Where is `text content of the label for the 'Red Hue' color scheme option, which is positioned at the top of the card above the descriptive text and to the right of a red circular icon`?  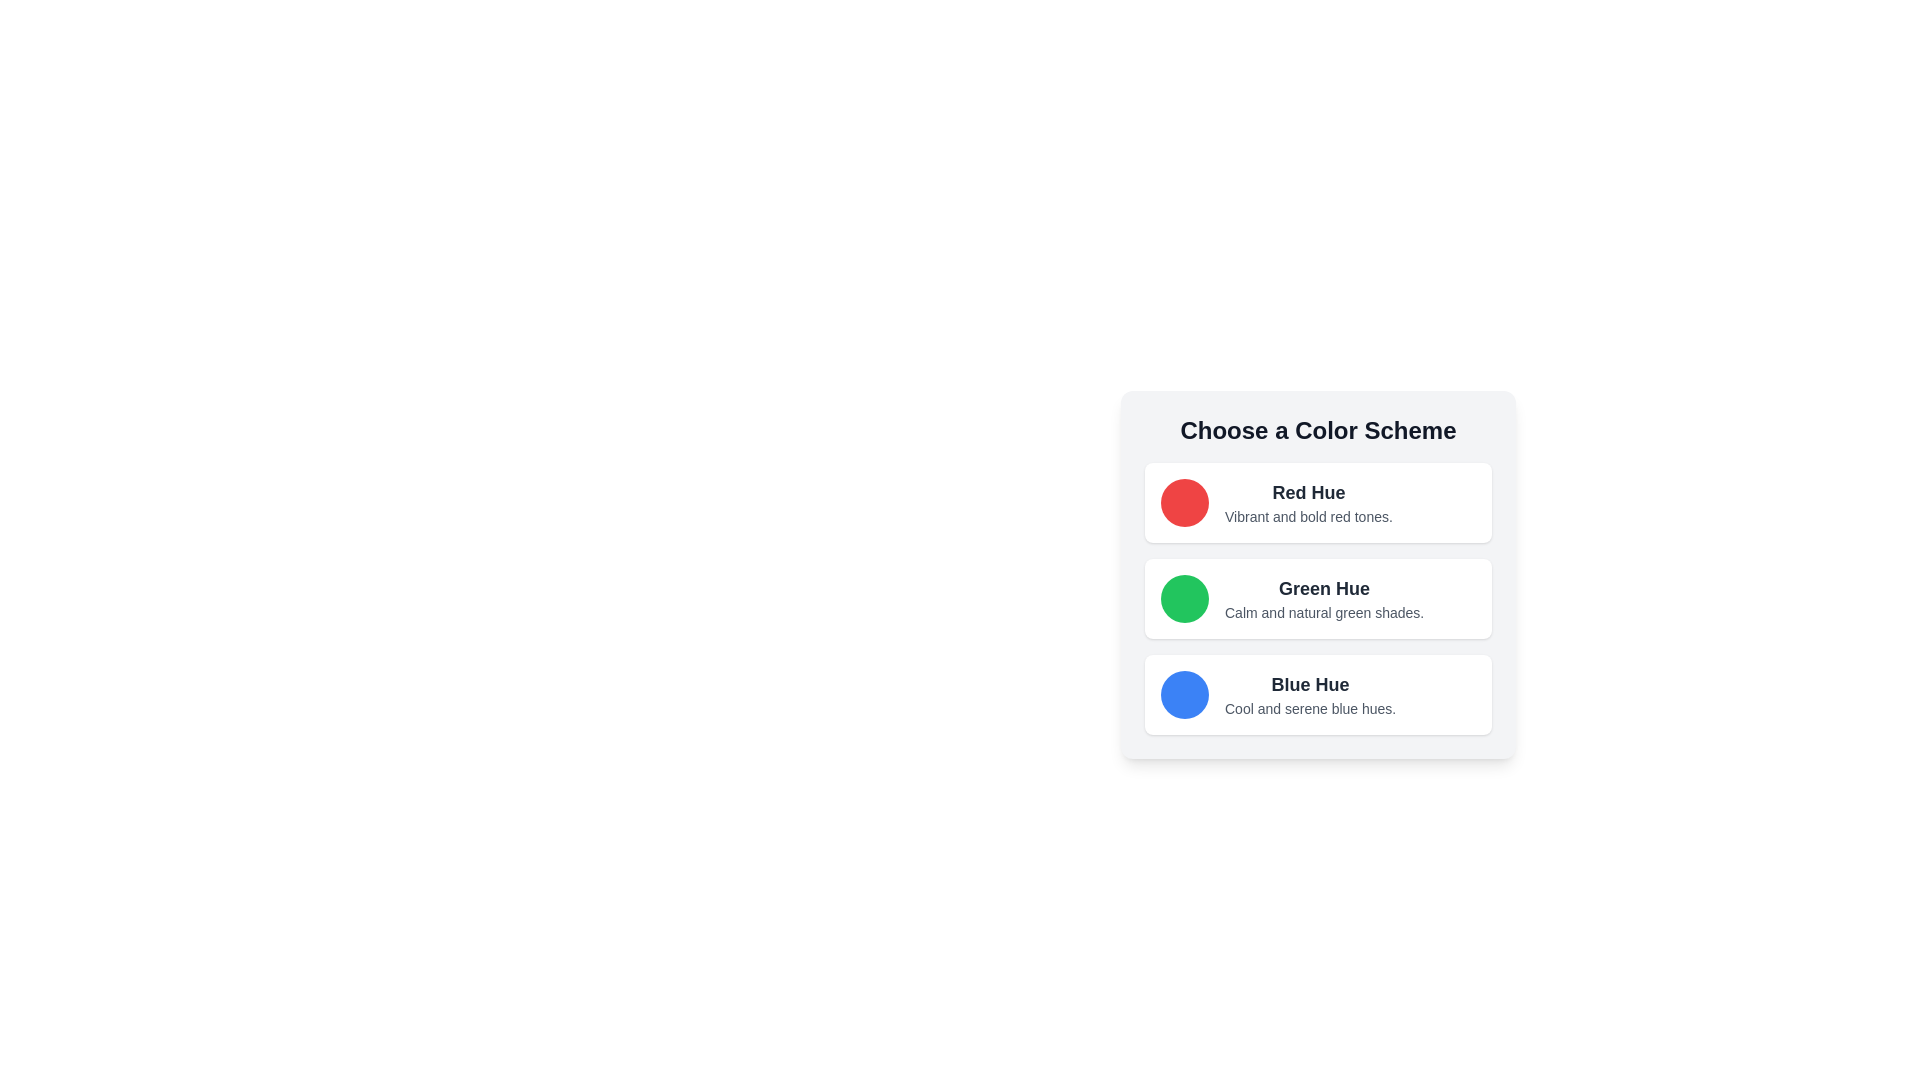 text content of the label for the 'Red Hue' color scheme option, which is positioned at the top of the card above the descriptive text and to the right of a red circular icon is located at coordinates (1308, 493).